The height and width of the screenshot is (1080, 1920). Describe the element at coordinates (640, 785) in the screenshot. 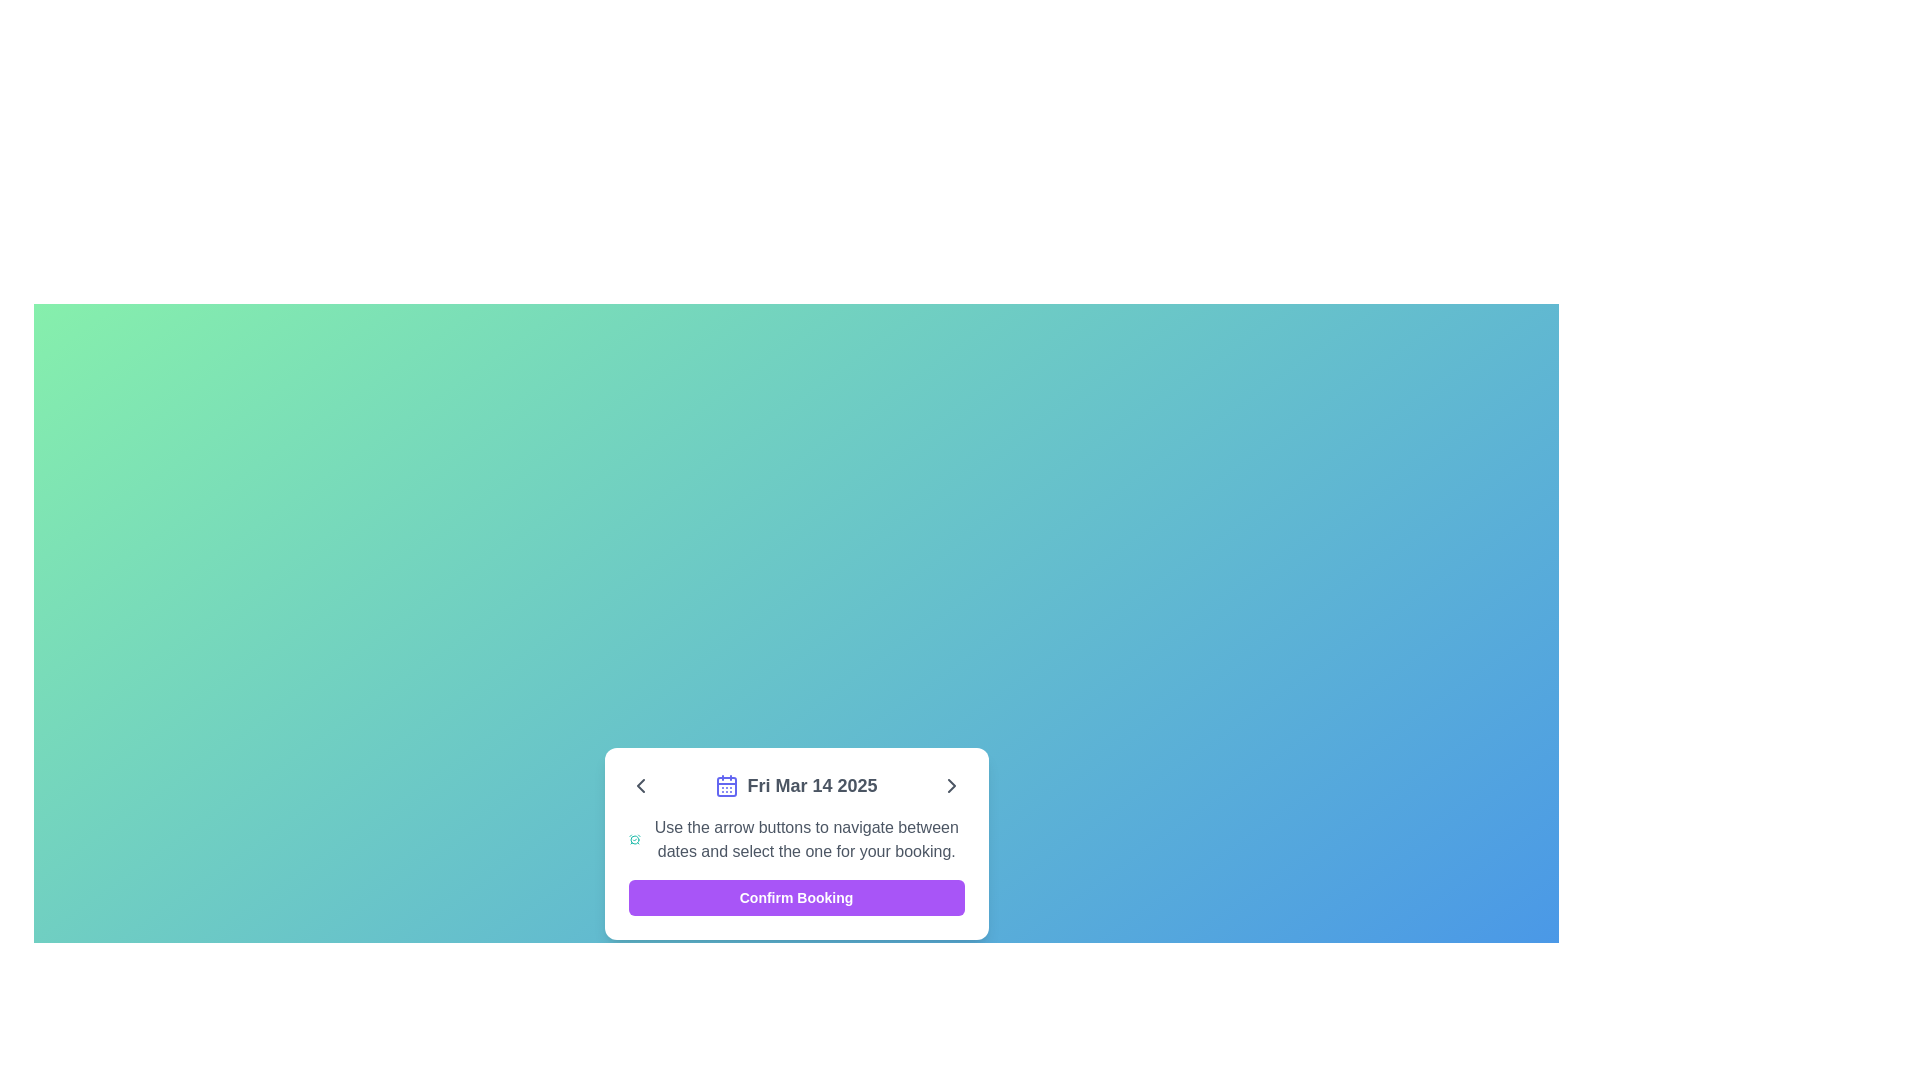

I see `the navigational button located on the leftmost side of the horizontal bar, preceding the date display 'Fri Mar 14 2025'` at that location.